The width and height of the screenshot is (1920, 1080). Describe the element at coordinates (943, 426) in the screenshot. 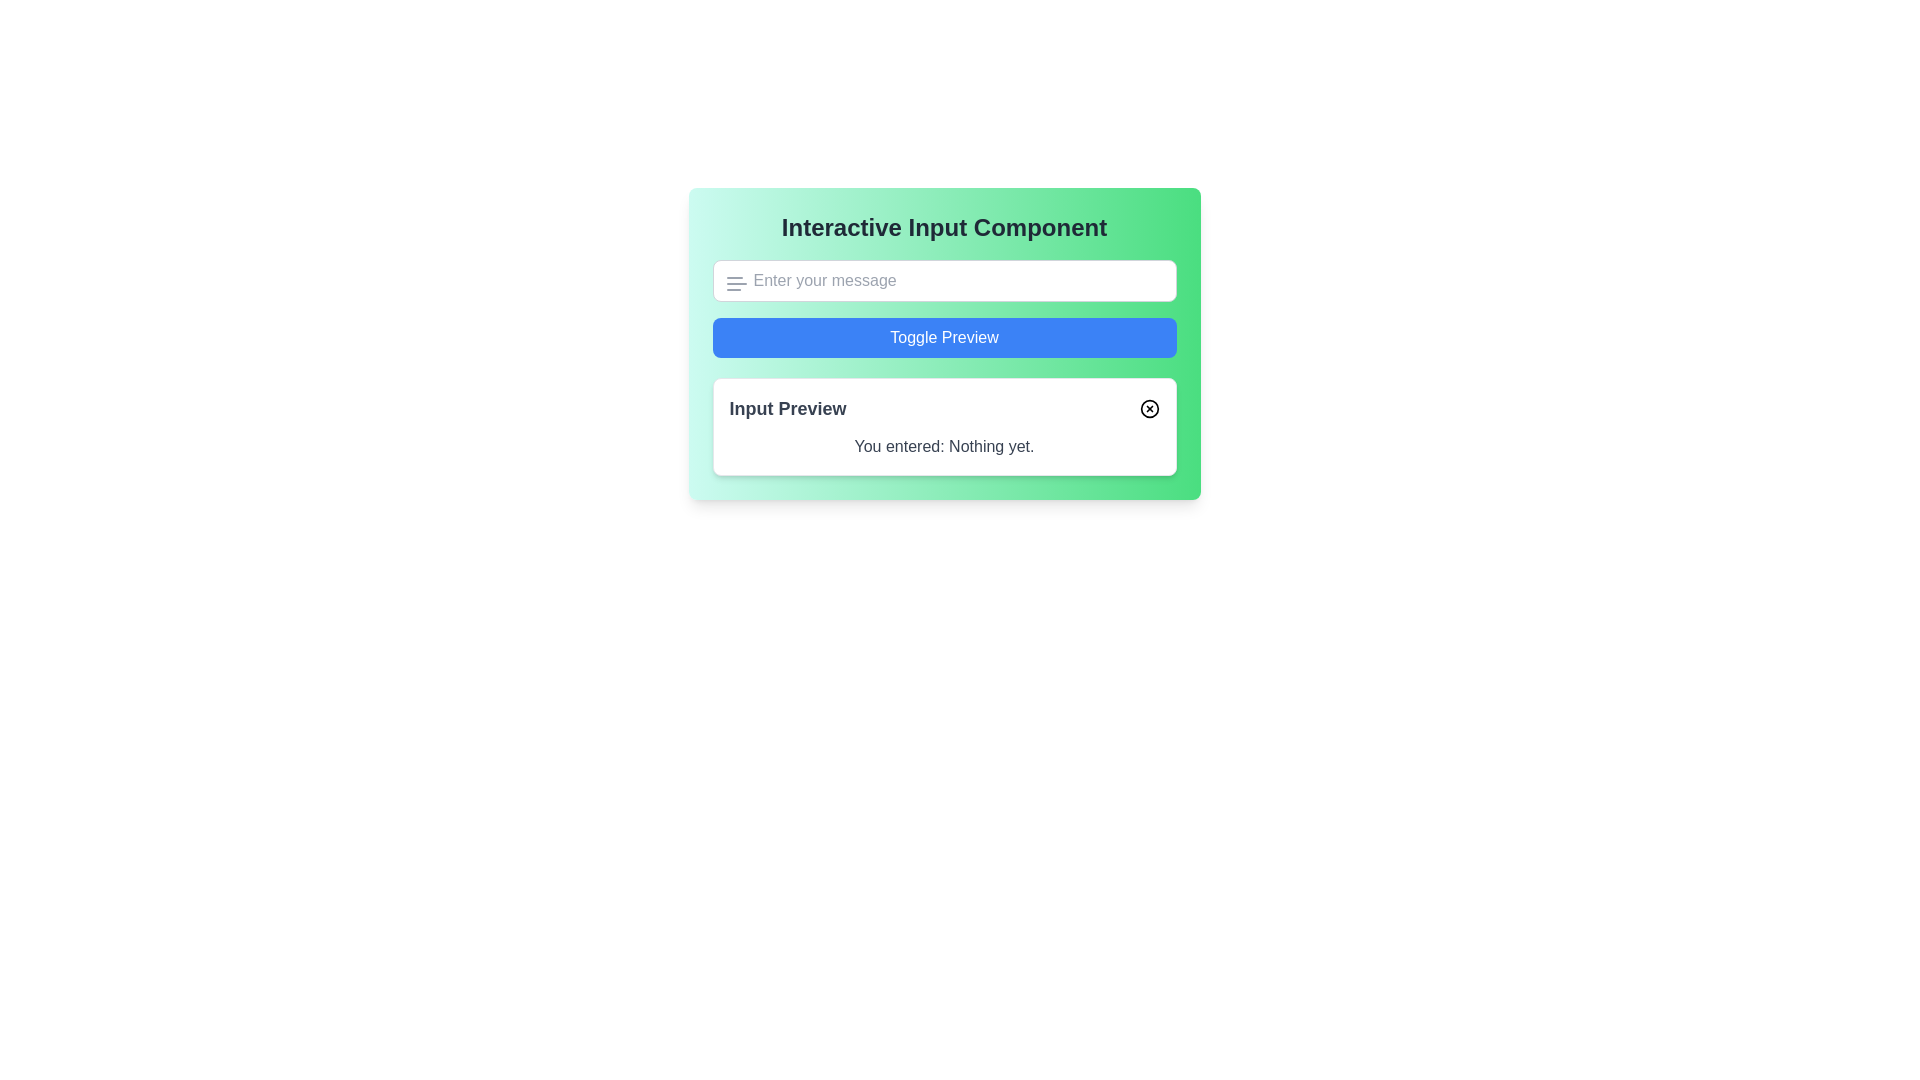

I see `the feedback or preview pane that displays the message about the current state of user input, located below the 'Toggle Preview' button` at that location.